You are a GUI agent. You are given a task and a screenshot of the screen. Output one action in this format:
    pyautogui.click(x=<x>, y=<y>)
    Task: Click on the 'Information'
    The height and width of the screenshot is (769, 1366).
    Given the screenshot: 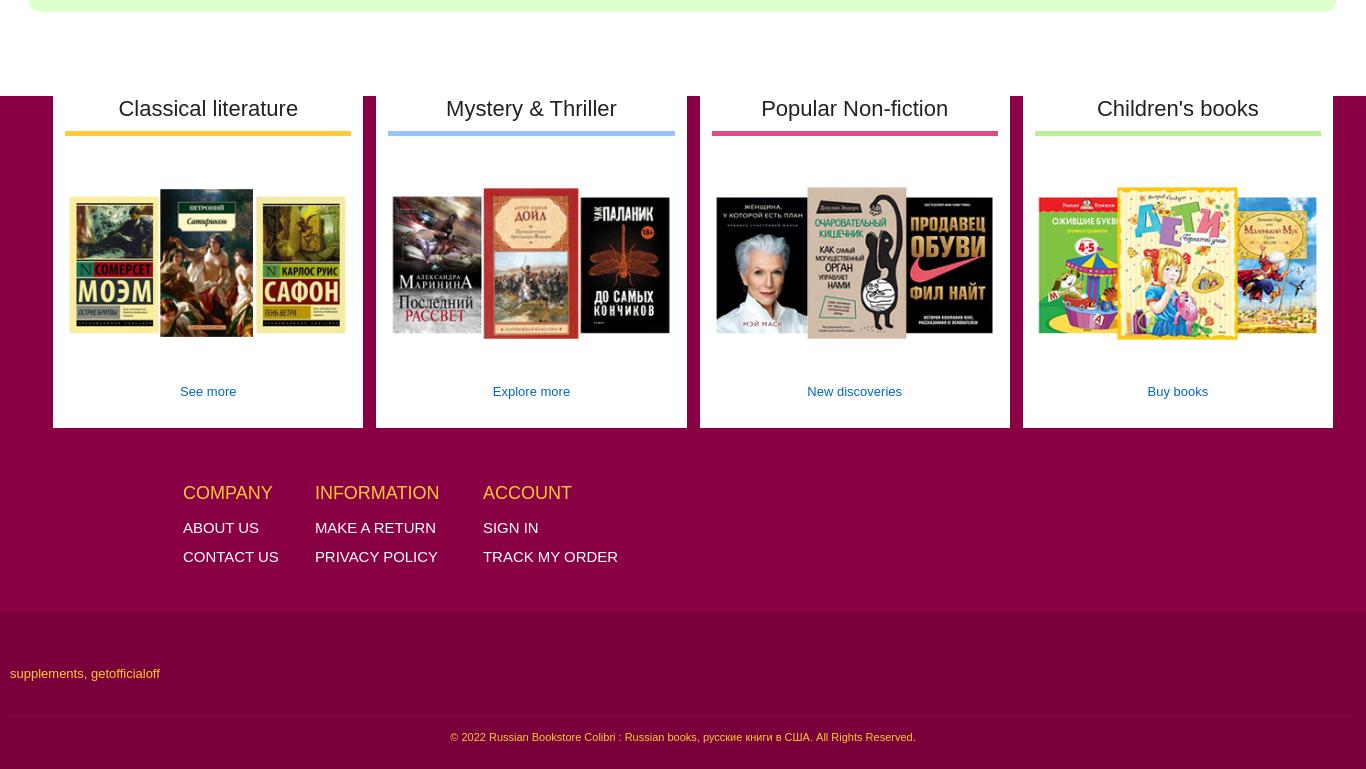 What is the action you would take?
    pyautogui.click(x=314, y=491)
    